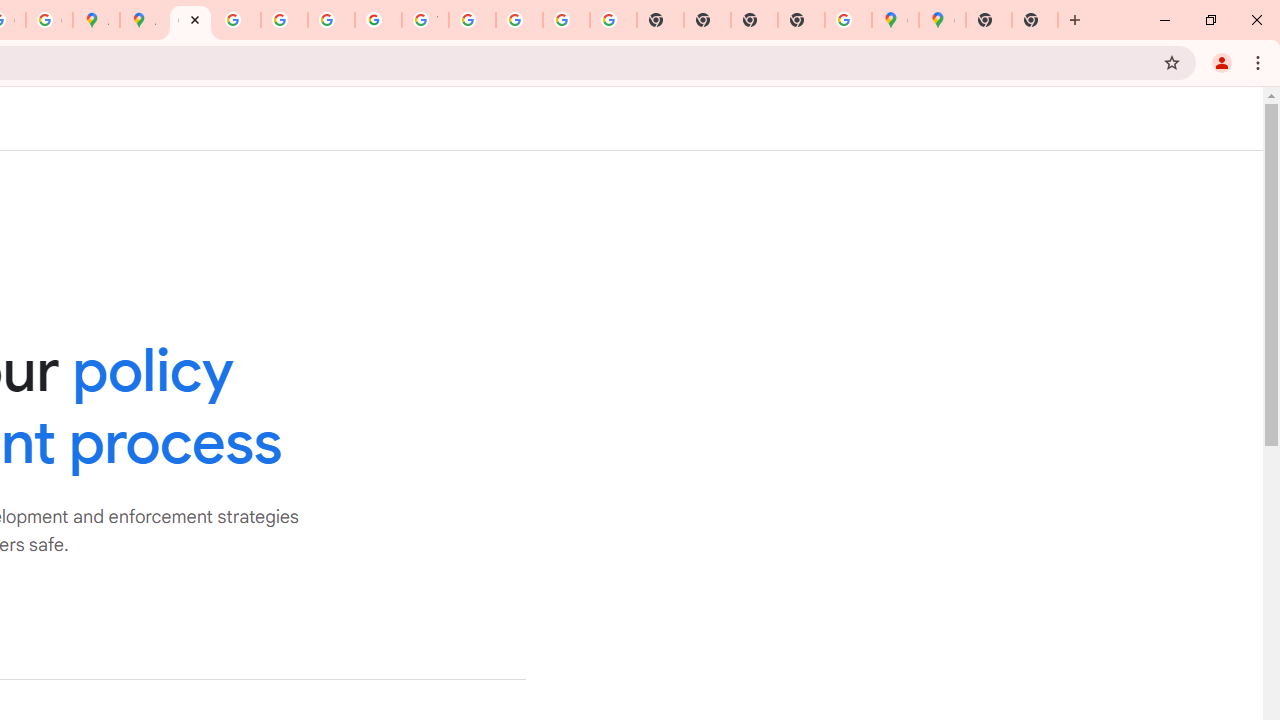 This screenshot has width=1280, height=720. What do you see at coordinates (237, 20) in the screenshot?
I see `'Privacy Help Center - Policies Help'` at bounding box center [237, 20].